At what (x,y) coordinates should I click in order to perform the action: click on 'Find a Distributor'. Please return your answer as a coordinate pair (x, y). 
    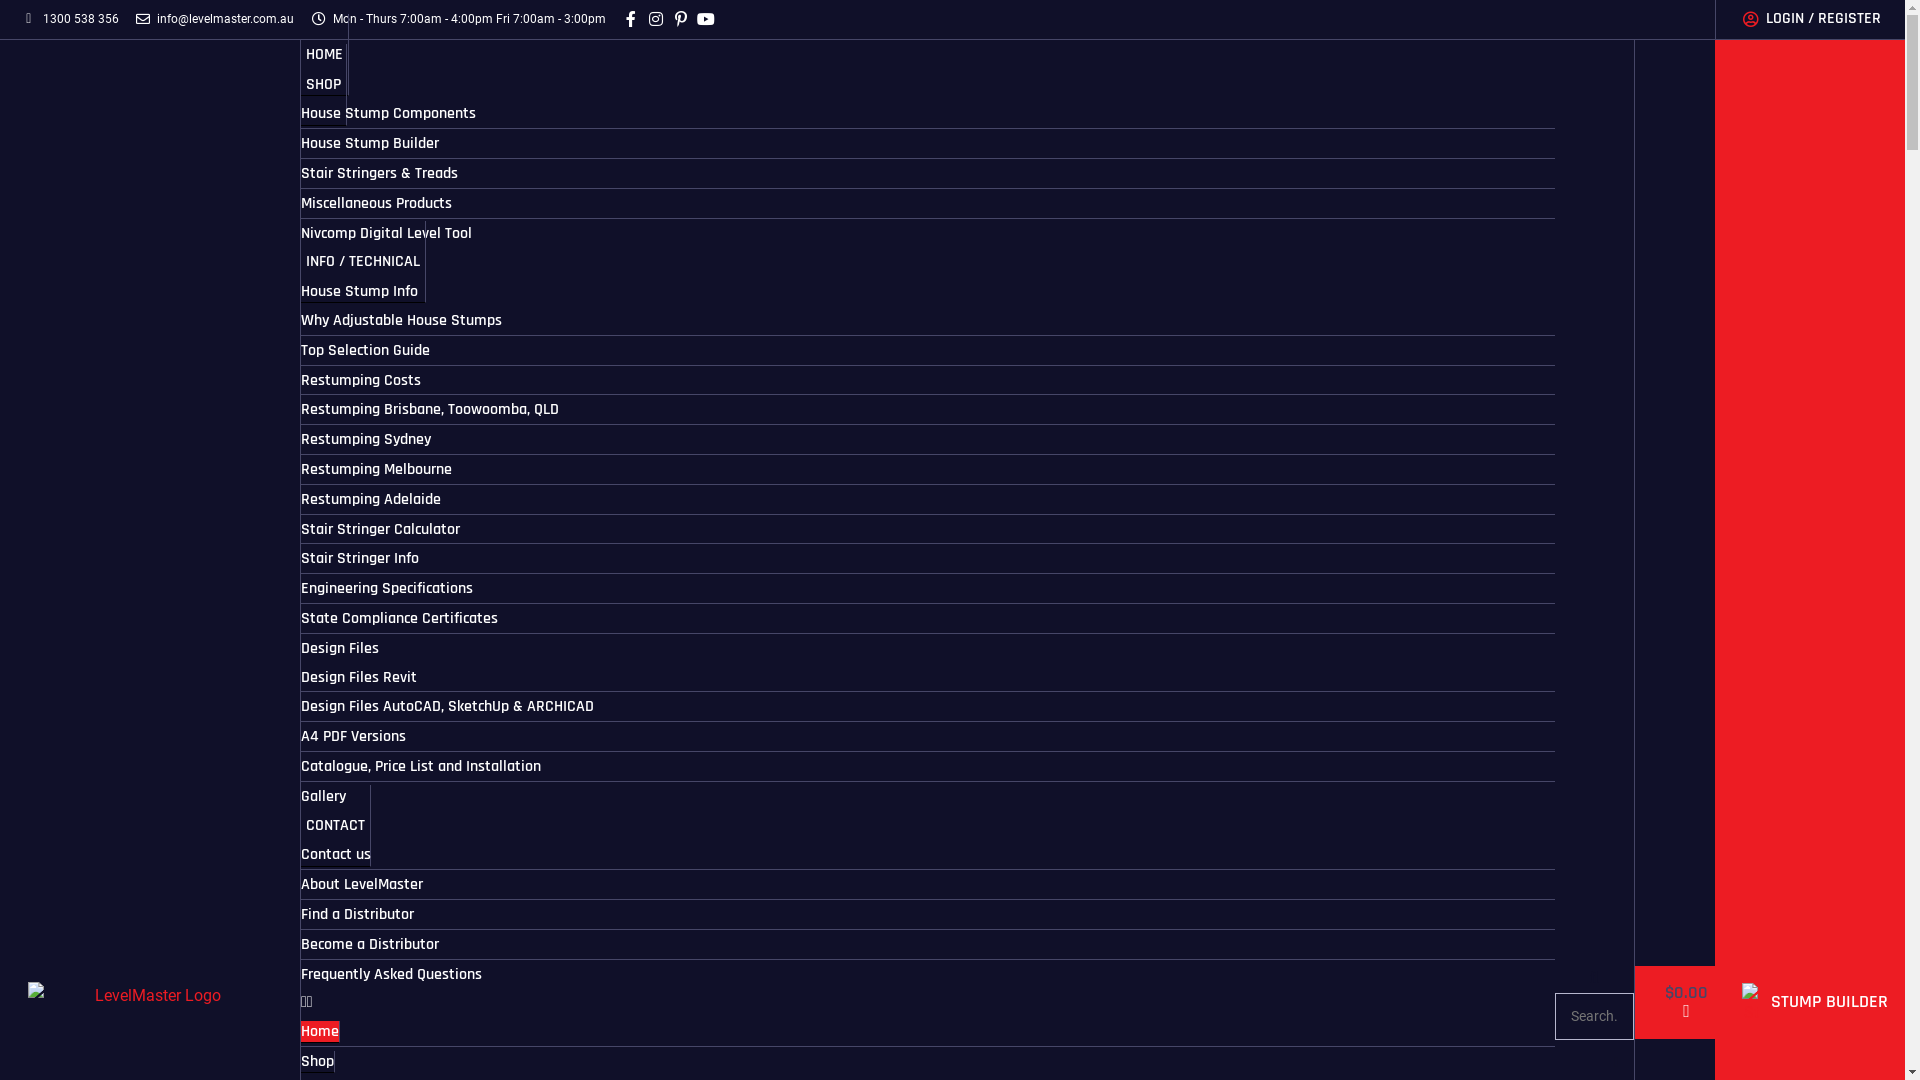
    Looking at the image, I should click on (357, 914).